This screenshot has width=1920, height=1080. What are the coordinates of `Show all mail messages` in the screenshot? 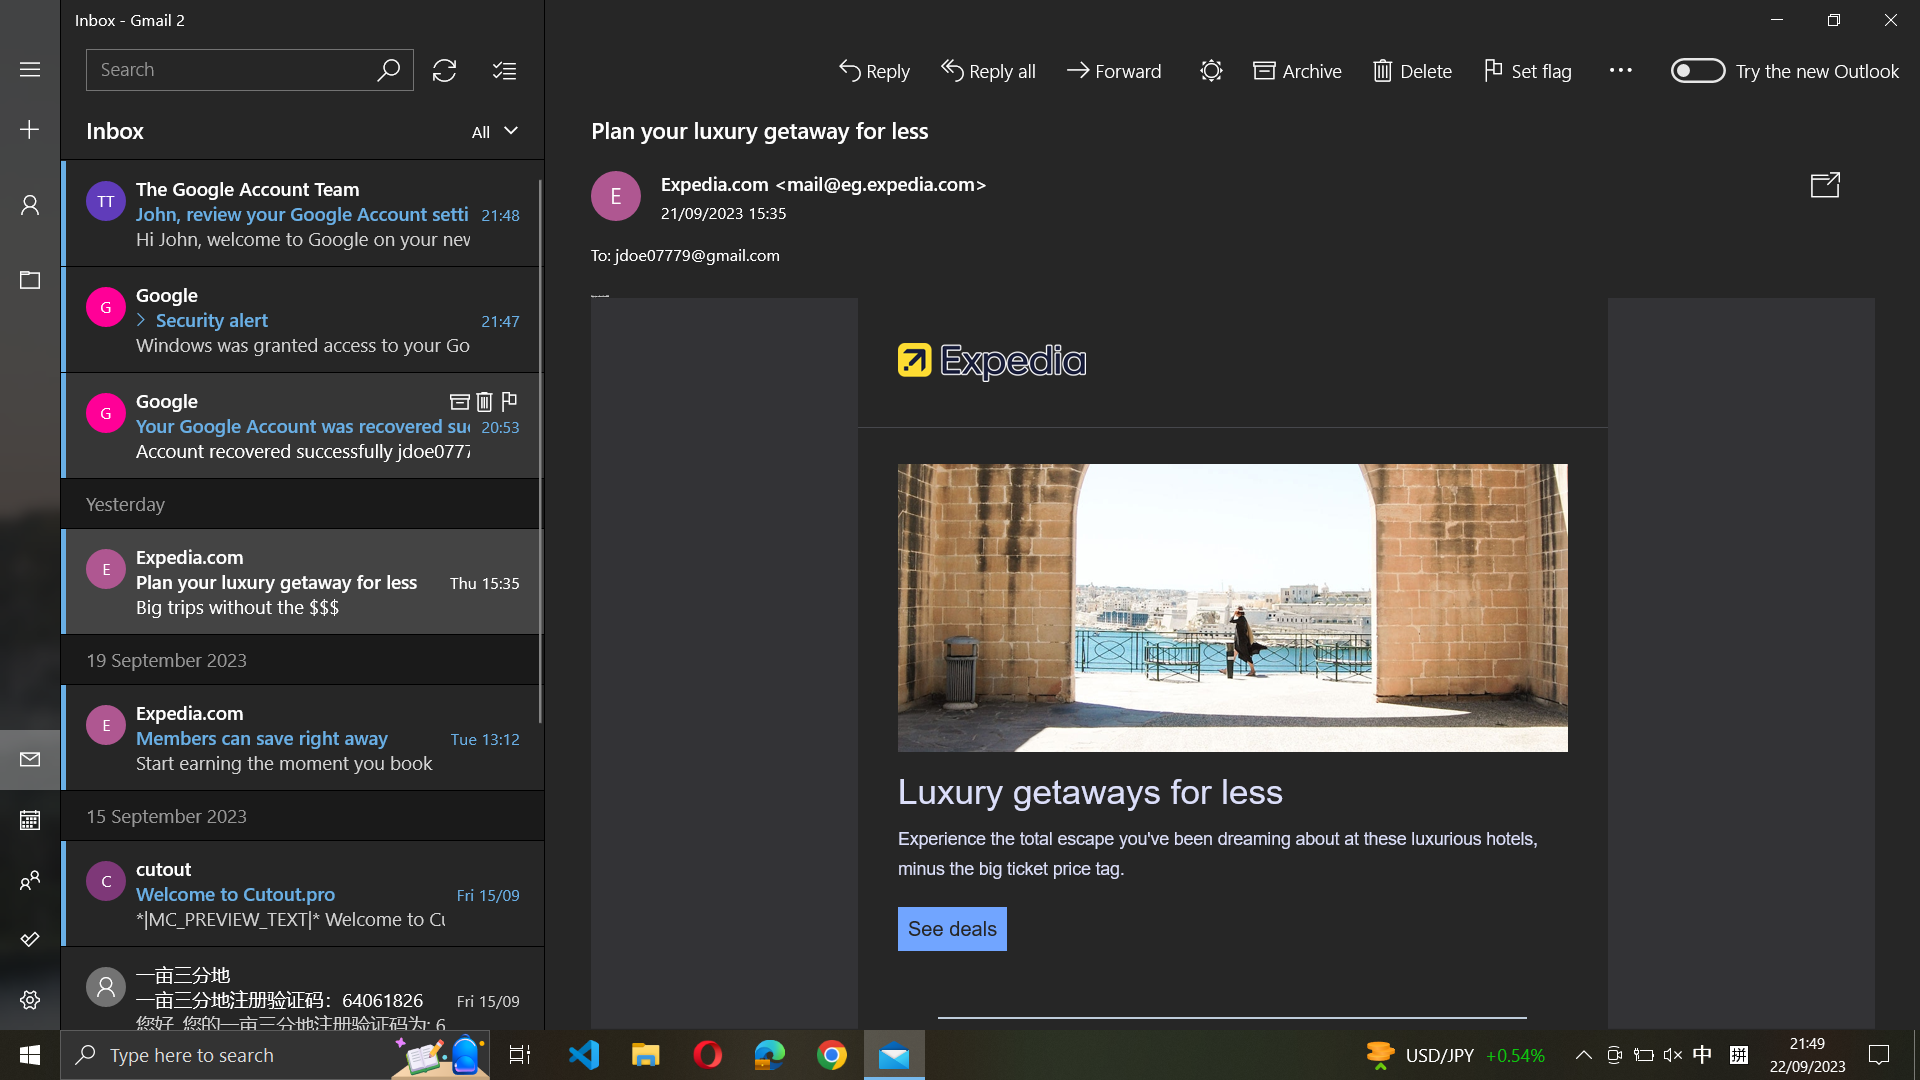 It's located at (495, 132).